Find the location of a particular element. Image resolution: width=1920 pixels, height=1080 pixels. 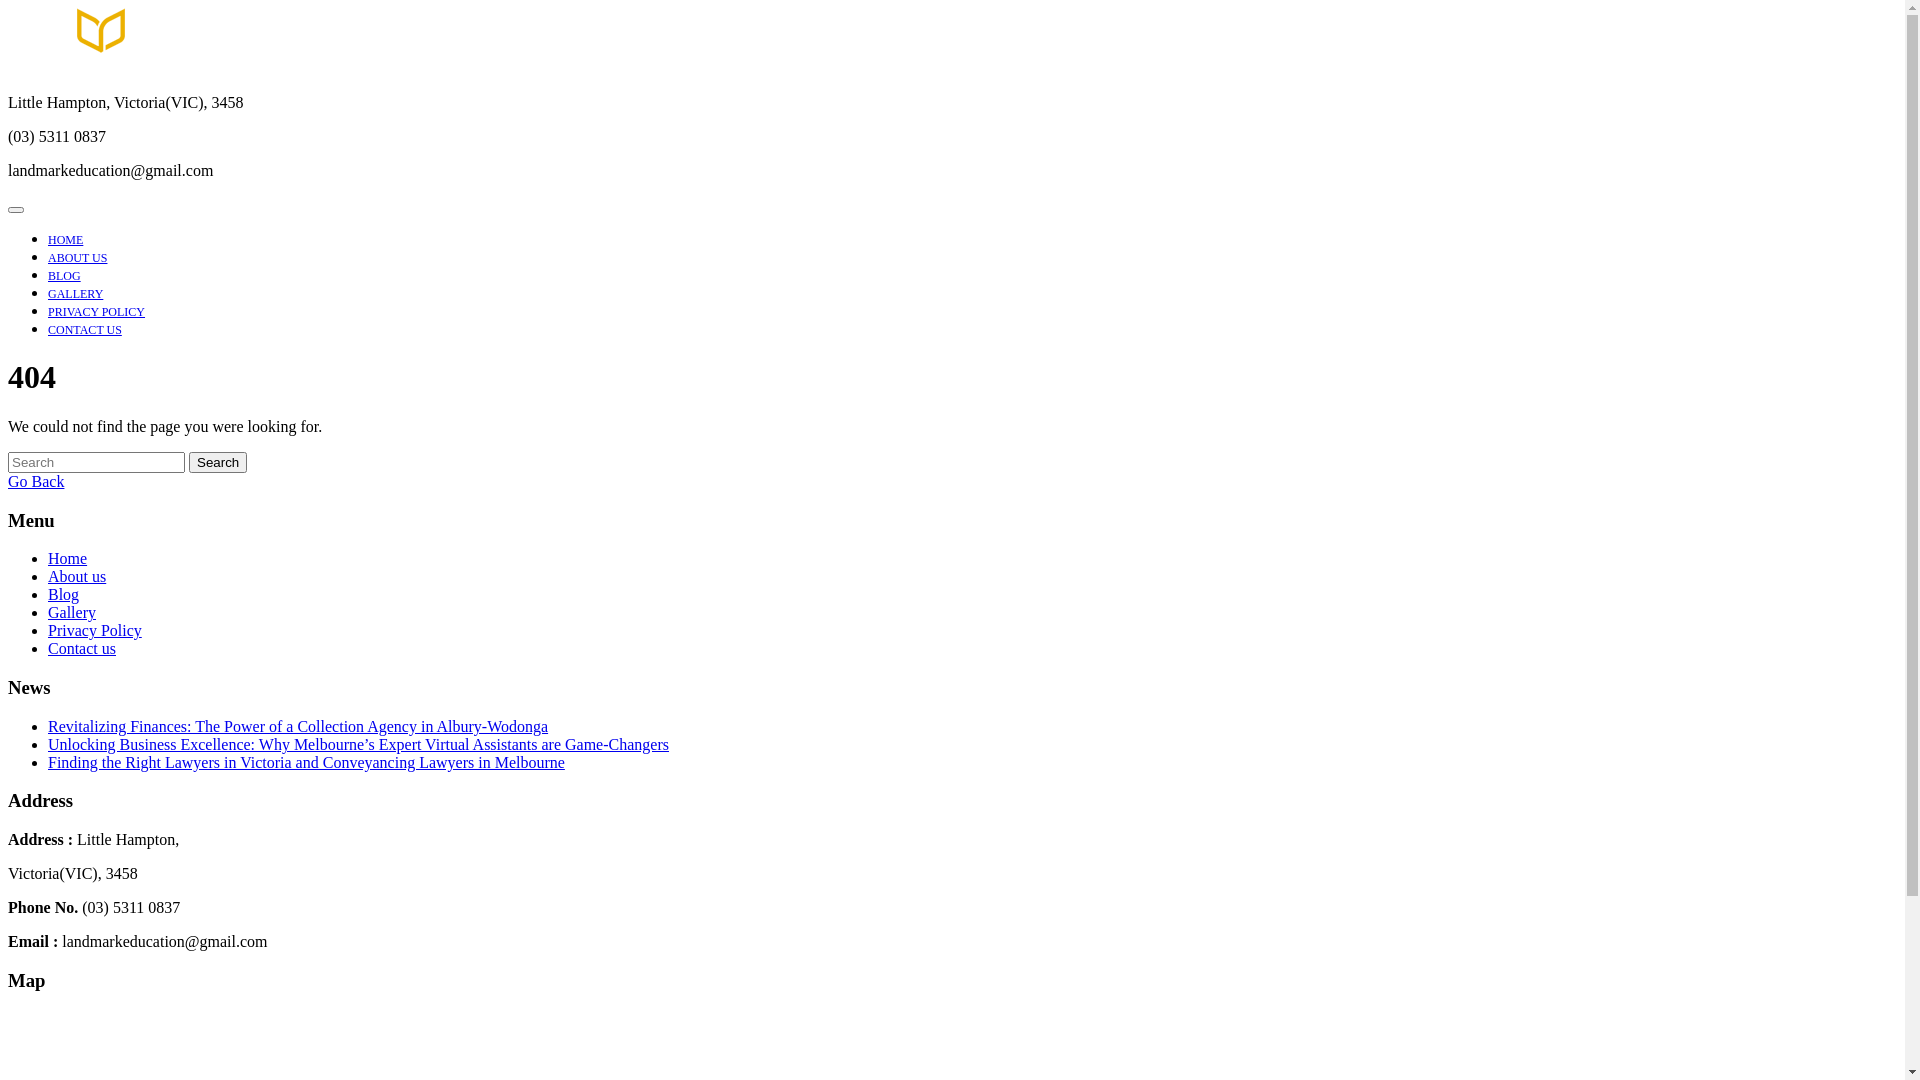

'Search' is located at coordinates (217, 462).